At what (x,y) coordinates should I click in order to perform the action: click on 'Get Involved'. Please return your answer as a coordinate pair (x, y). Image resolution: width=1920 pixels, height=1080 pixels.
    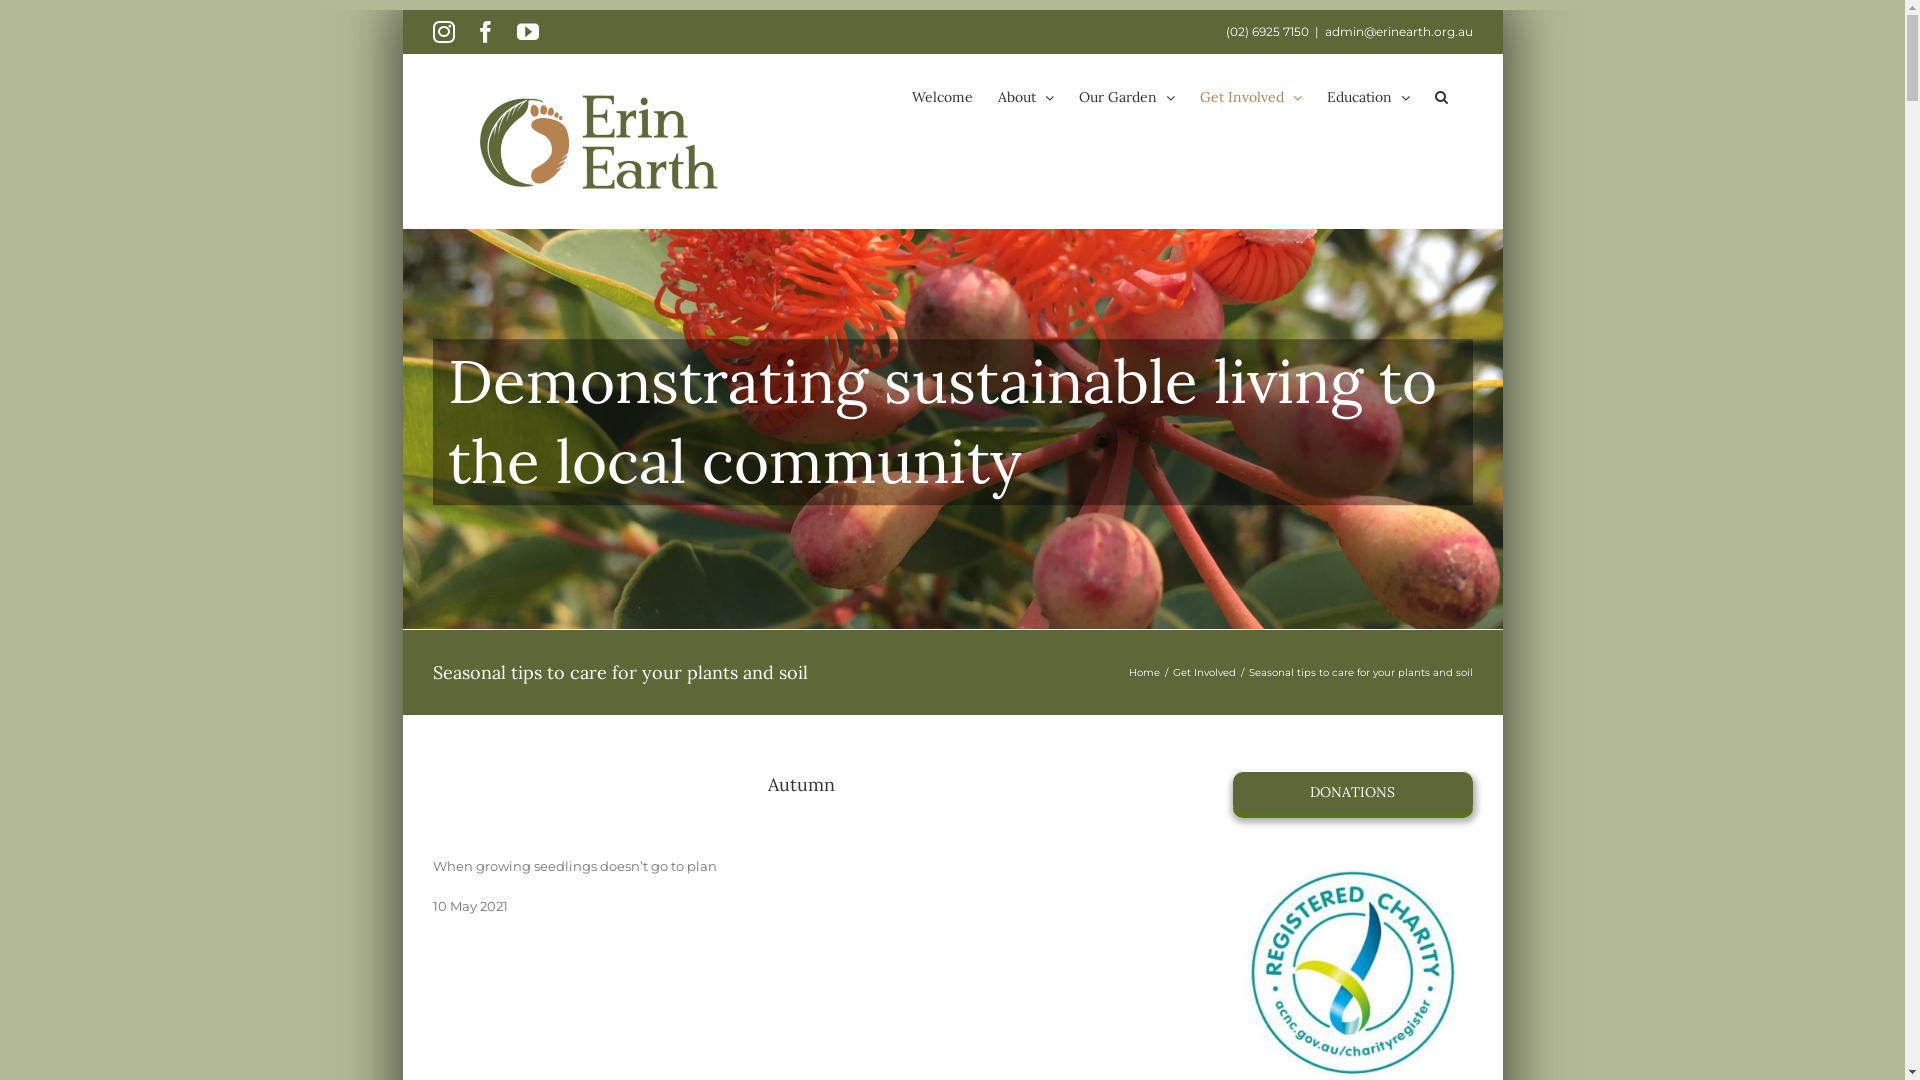
    Looking at the image, I should click on (1250, 96).